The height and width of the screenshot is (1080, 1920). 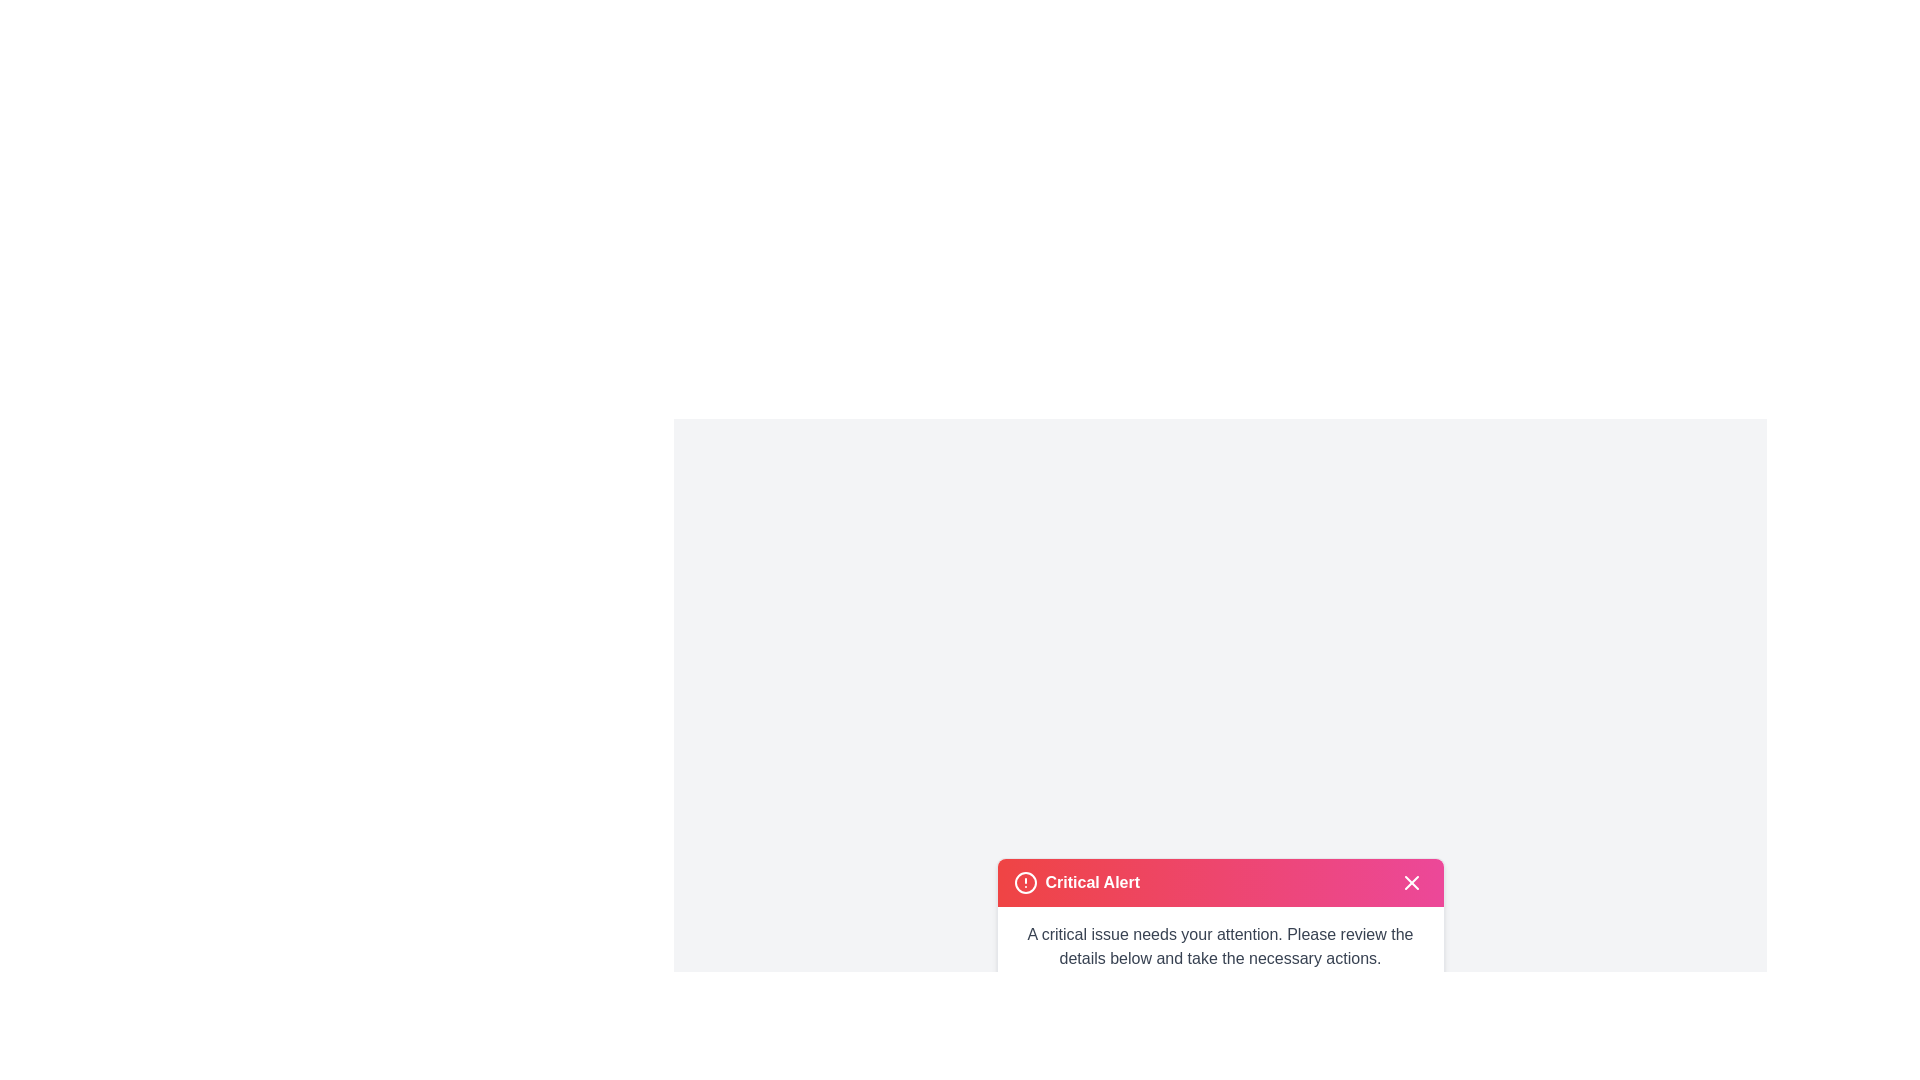 What do you see at coordinates (1219, 881) in the screenshot?
I see `the Notification banner element with the text 'Critical Alert' and a gradient background transitioning from red to pink` at bounding box center [1219, 881].